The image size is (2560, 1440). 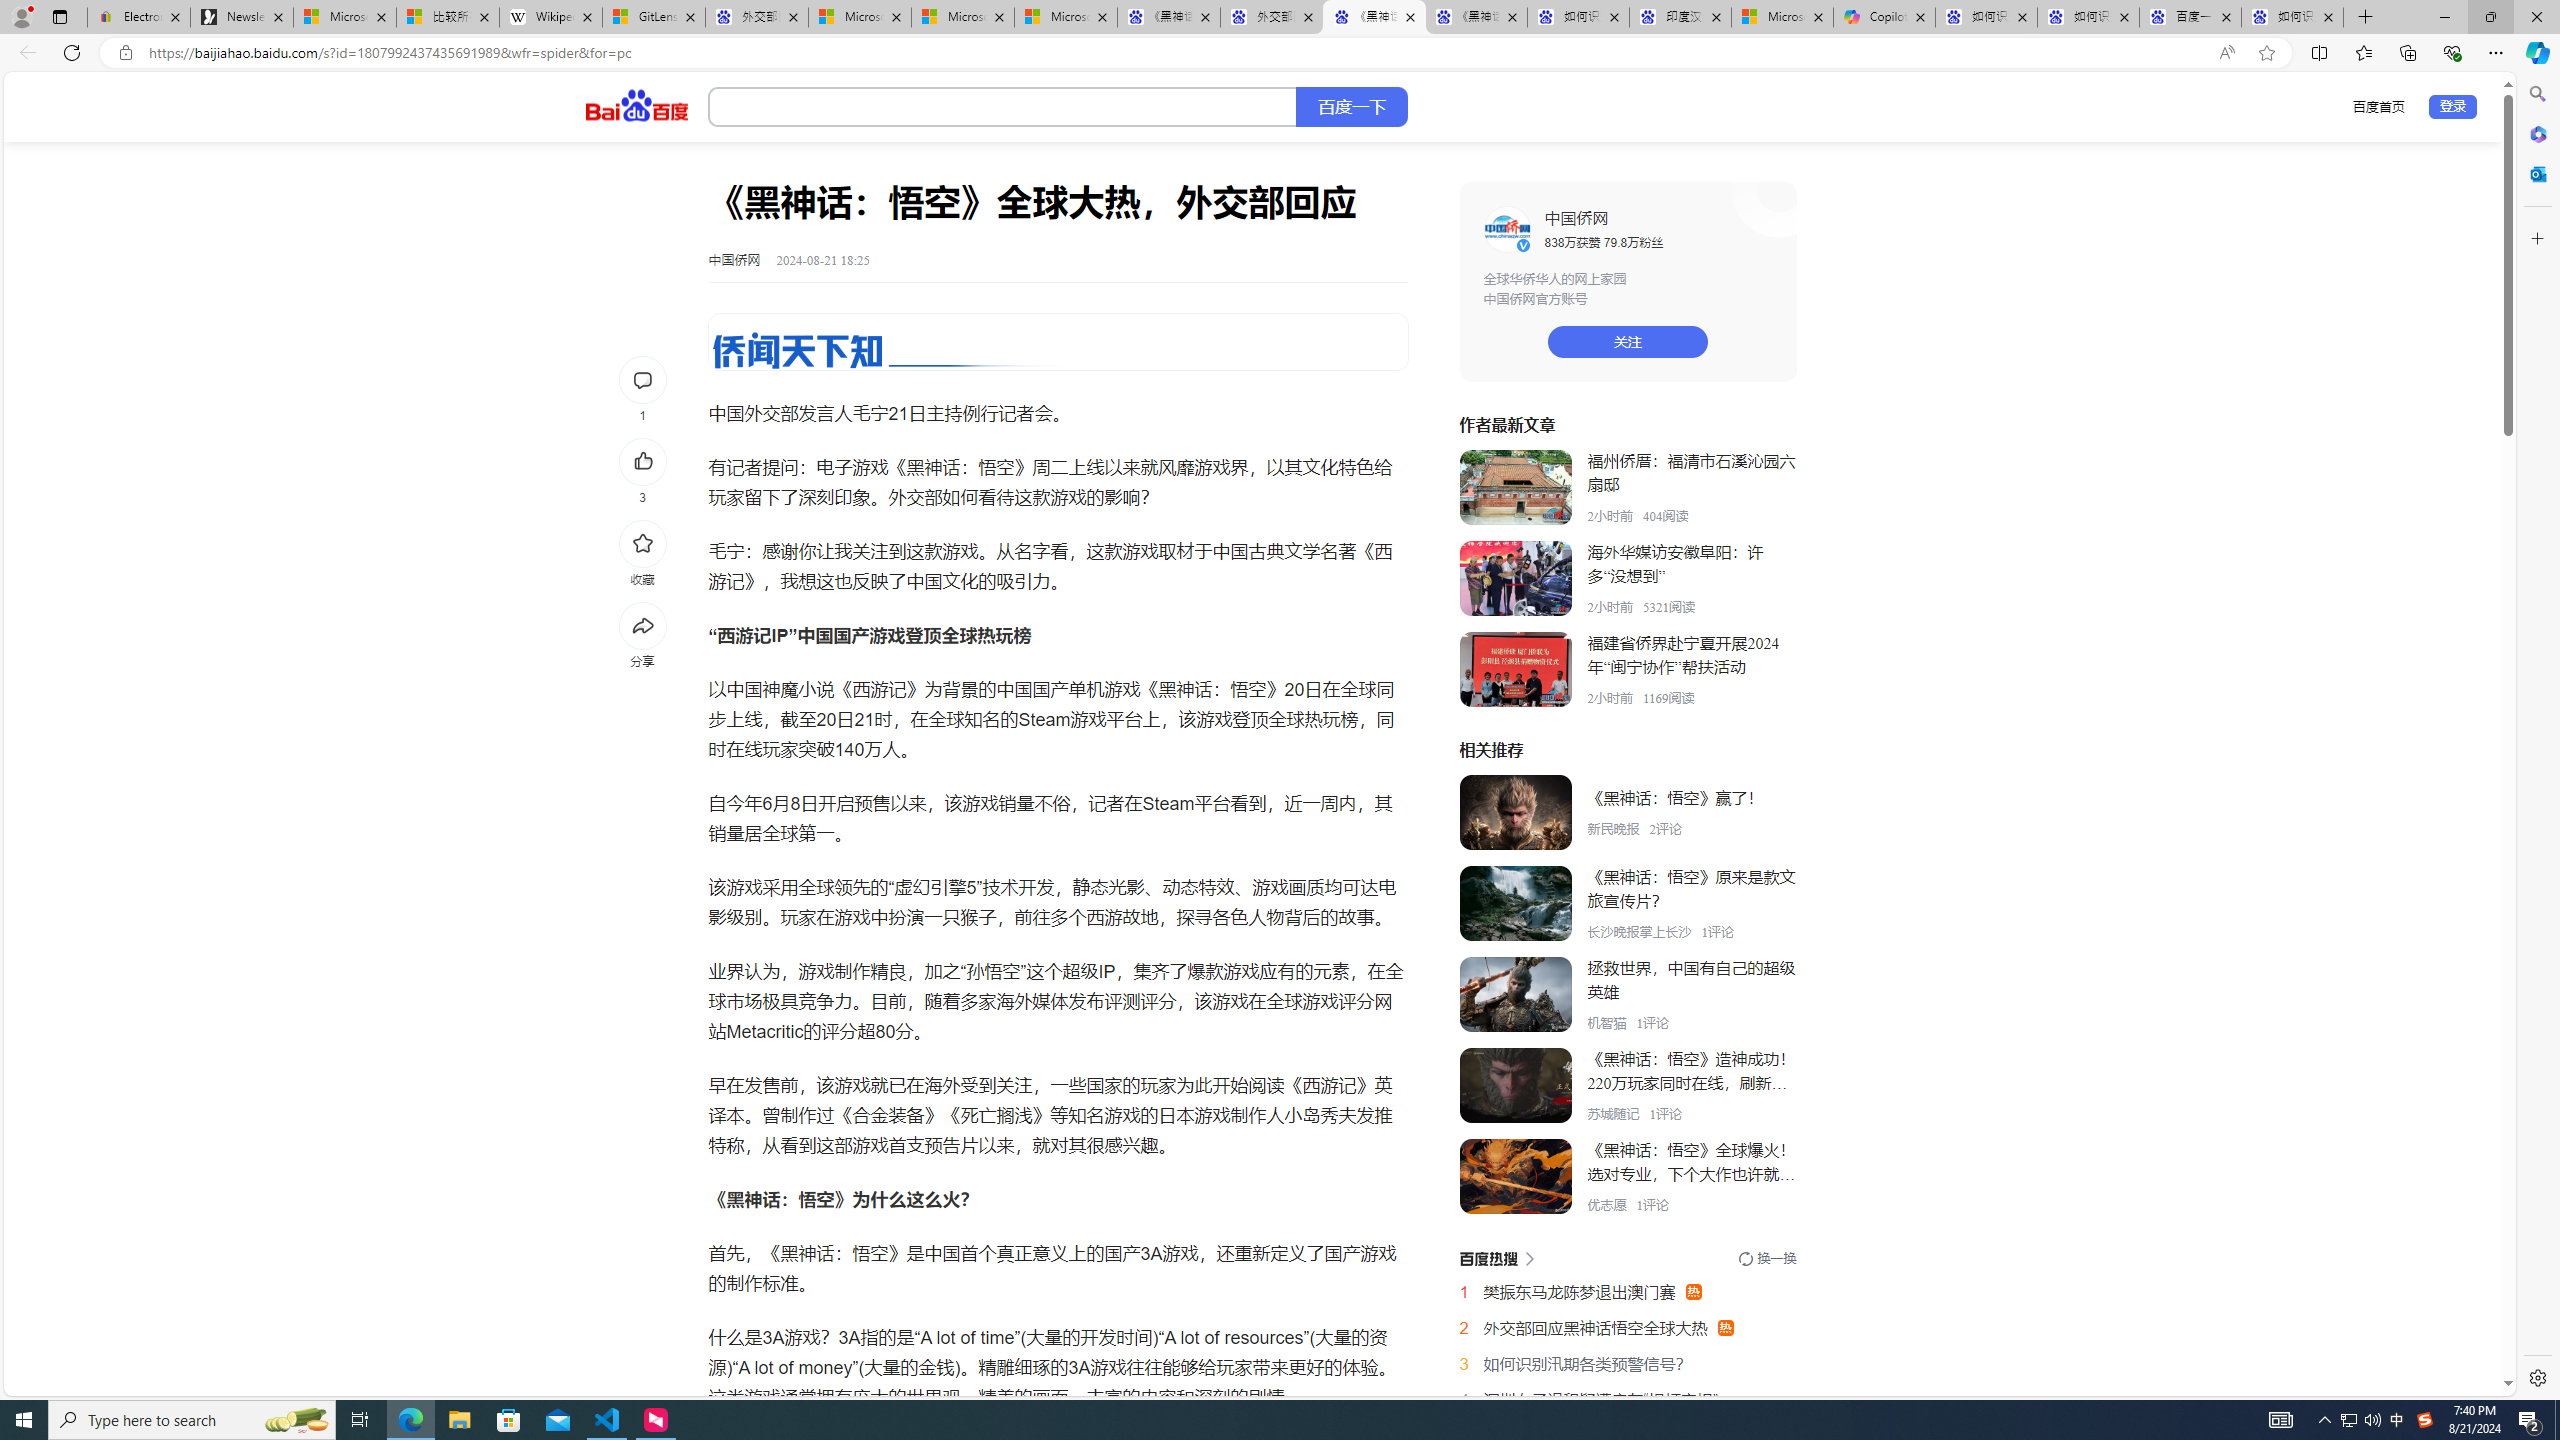 What do you see at coordinates (1515, 1175) in the screenshot?
I see `'Class: XDq7y'` at bounding box center [1515, 1175].